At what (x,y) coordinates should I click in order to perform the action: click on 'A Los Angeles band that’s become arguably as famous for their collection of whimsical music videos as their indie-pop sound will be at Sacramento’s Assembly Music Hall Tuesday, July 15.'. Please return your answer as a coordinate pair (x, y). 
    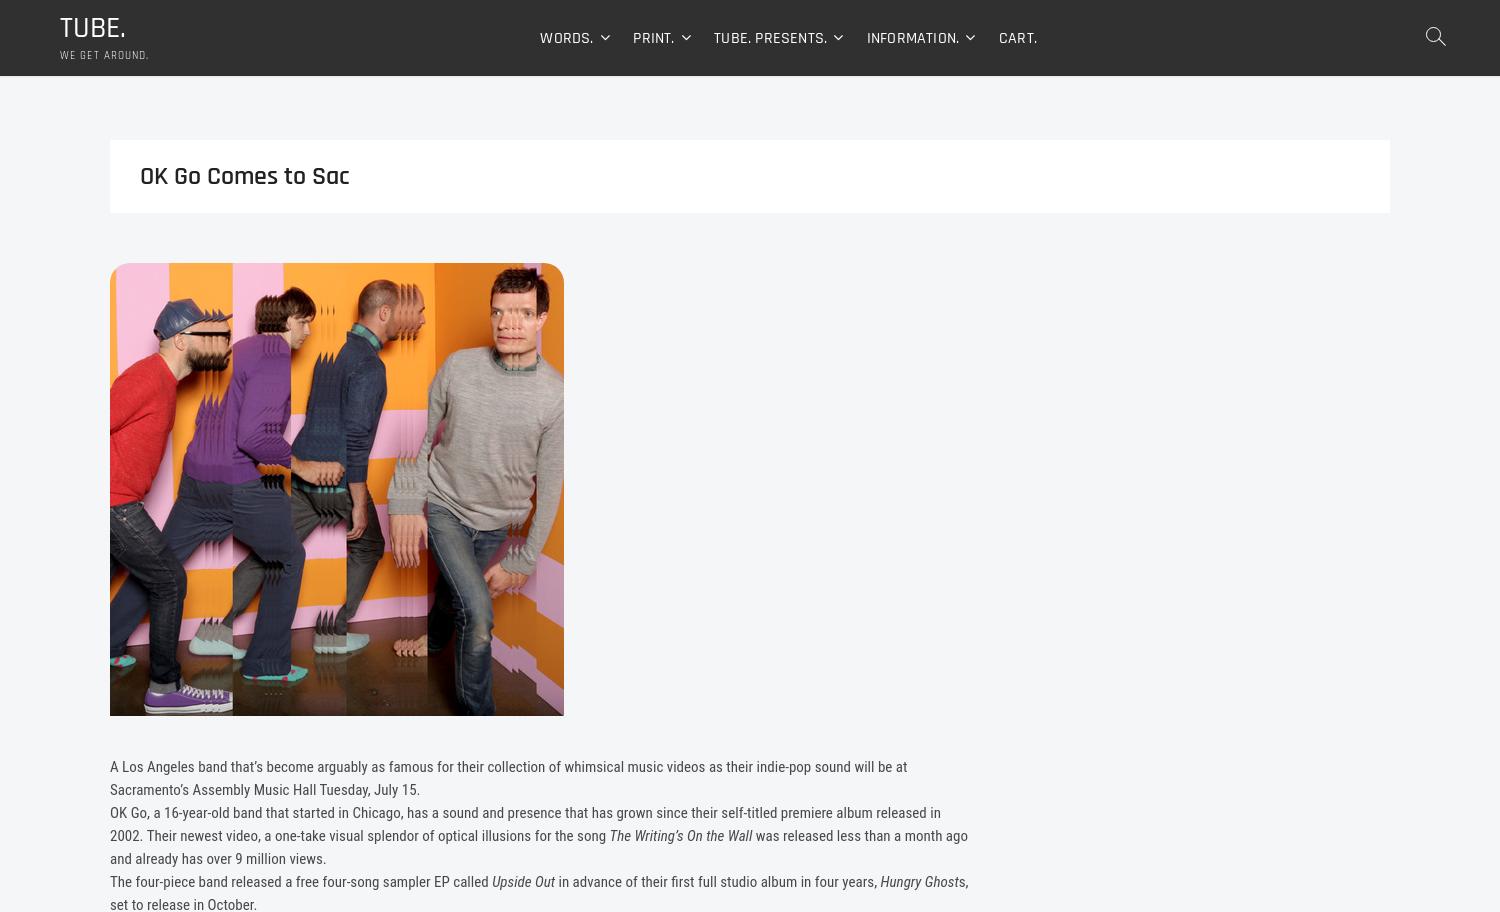
    Looking at the image, I should click on (508, 780).